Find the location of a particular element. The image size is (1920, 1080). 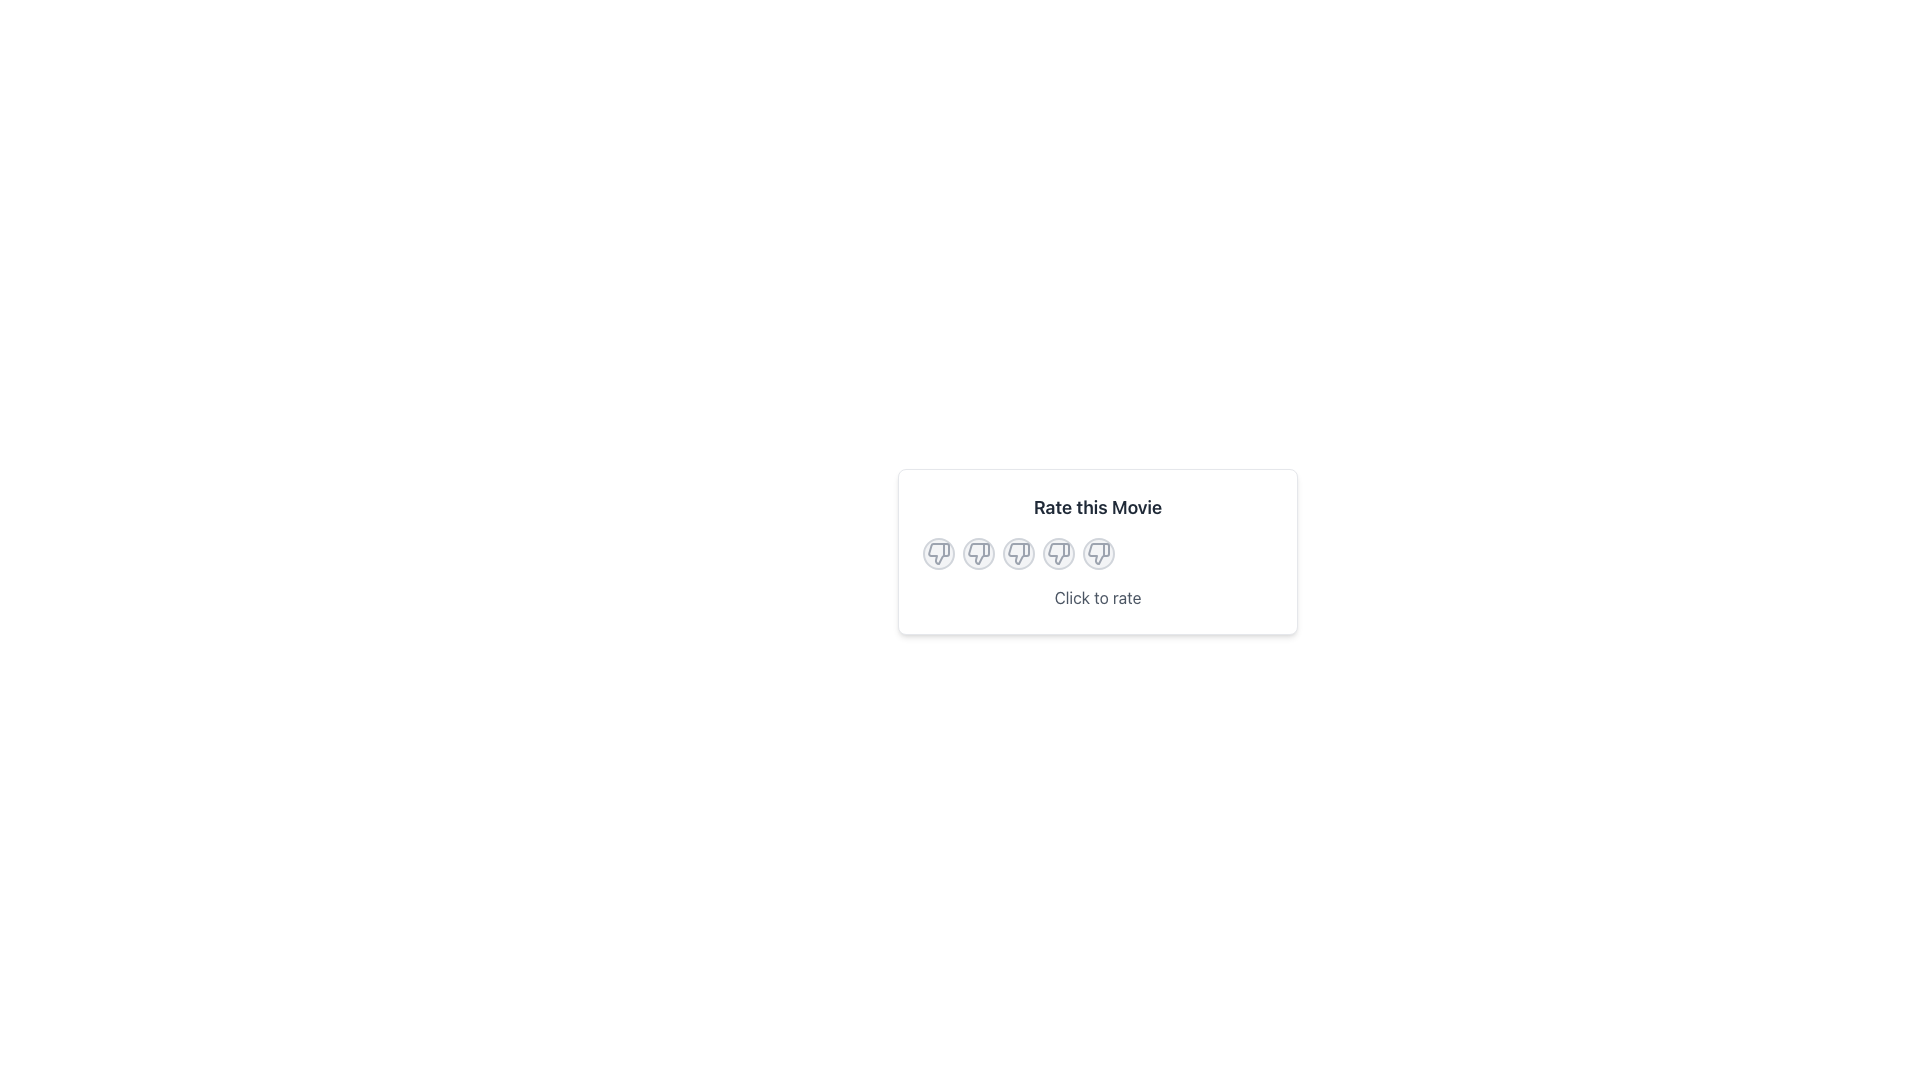

the fifth circular button with a thumbs-down icon is located at coordinates (1098, 554).